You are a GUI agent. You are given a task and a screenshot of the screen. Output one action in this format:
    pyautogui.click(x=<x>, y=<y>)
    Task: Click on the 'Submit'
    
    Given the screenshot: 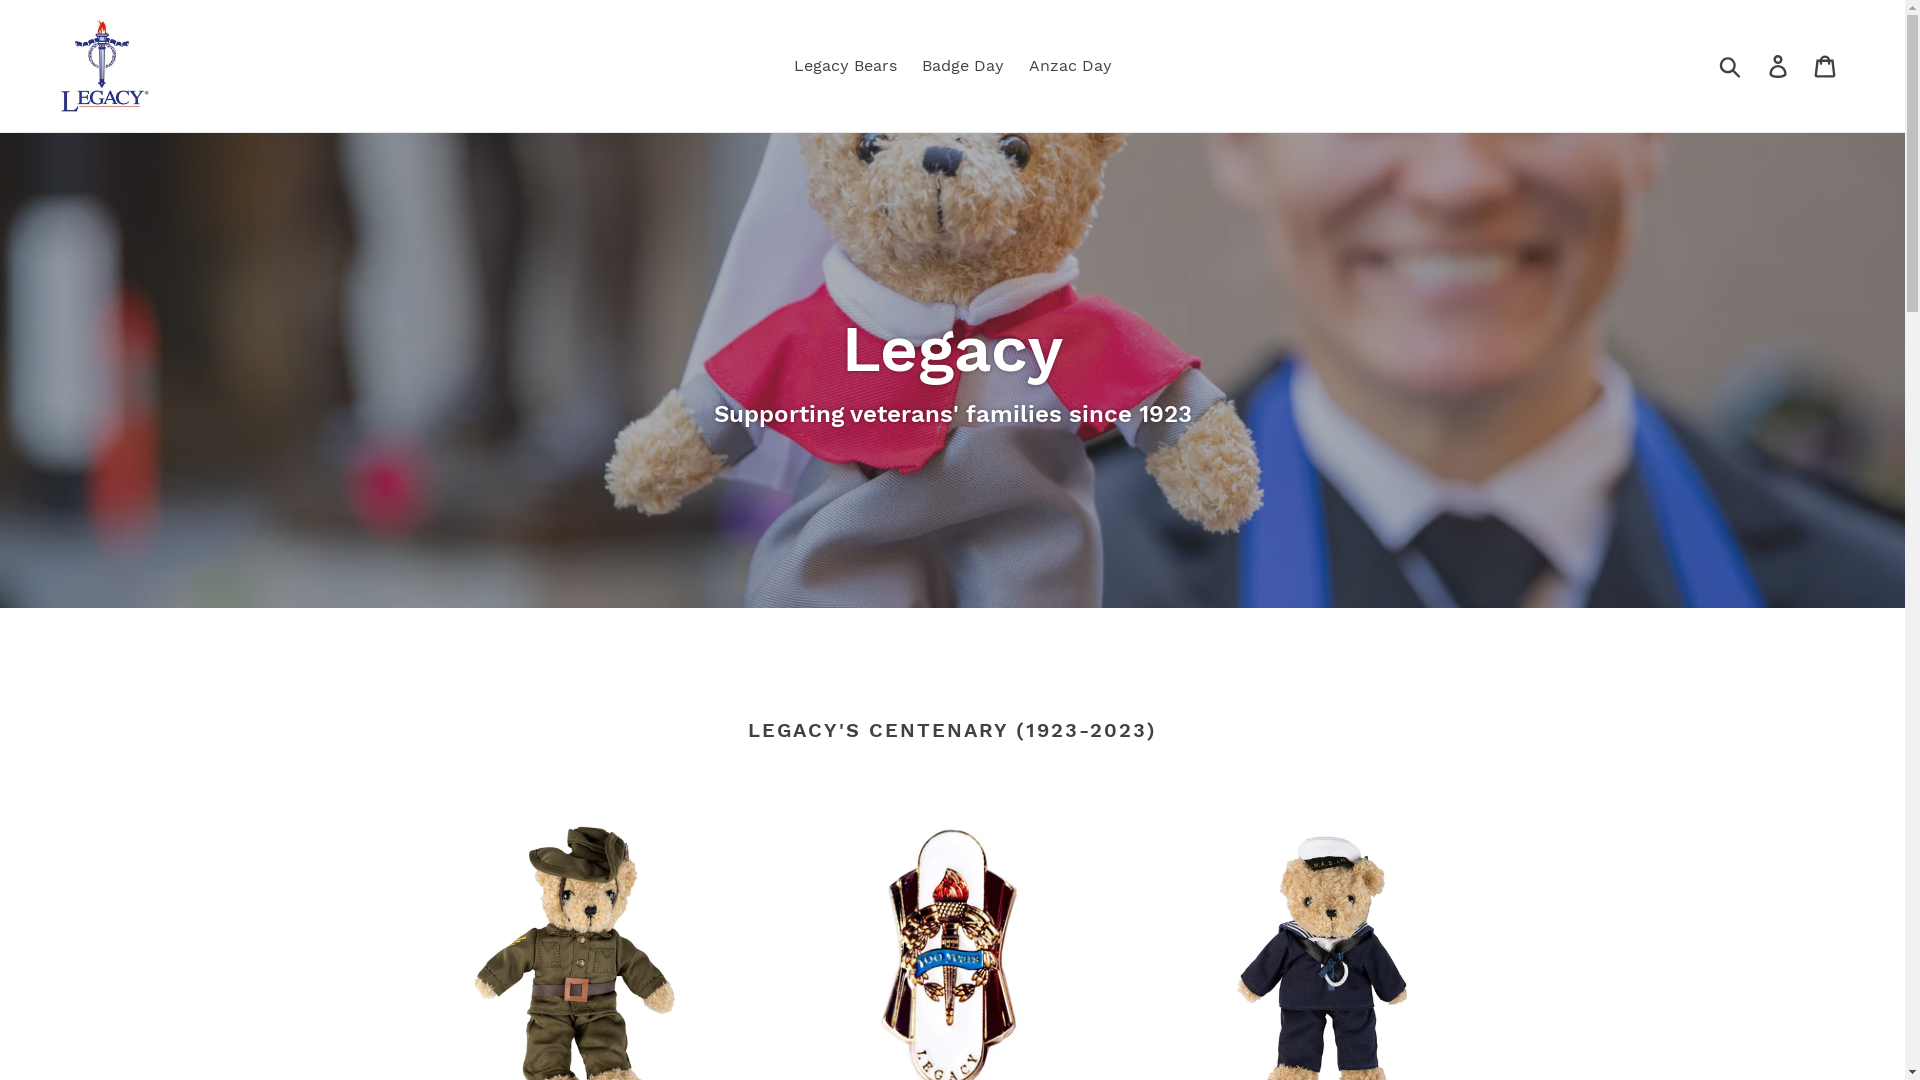 What is the action you would take?
    pyautogui.click(x=1730, y=64)
    